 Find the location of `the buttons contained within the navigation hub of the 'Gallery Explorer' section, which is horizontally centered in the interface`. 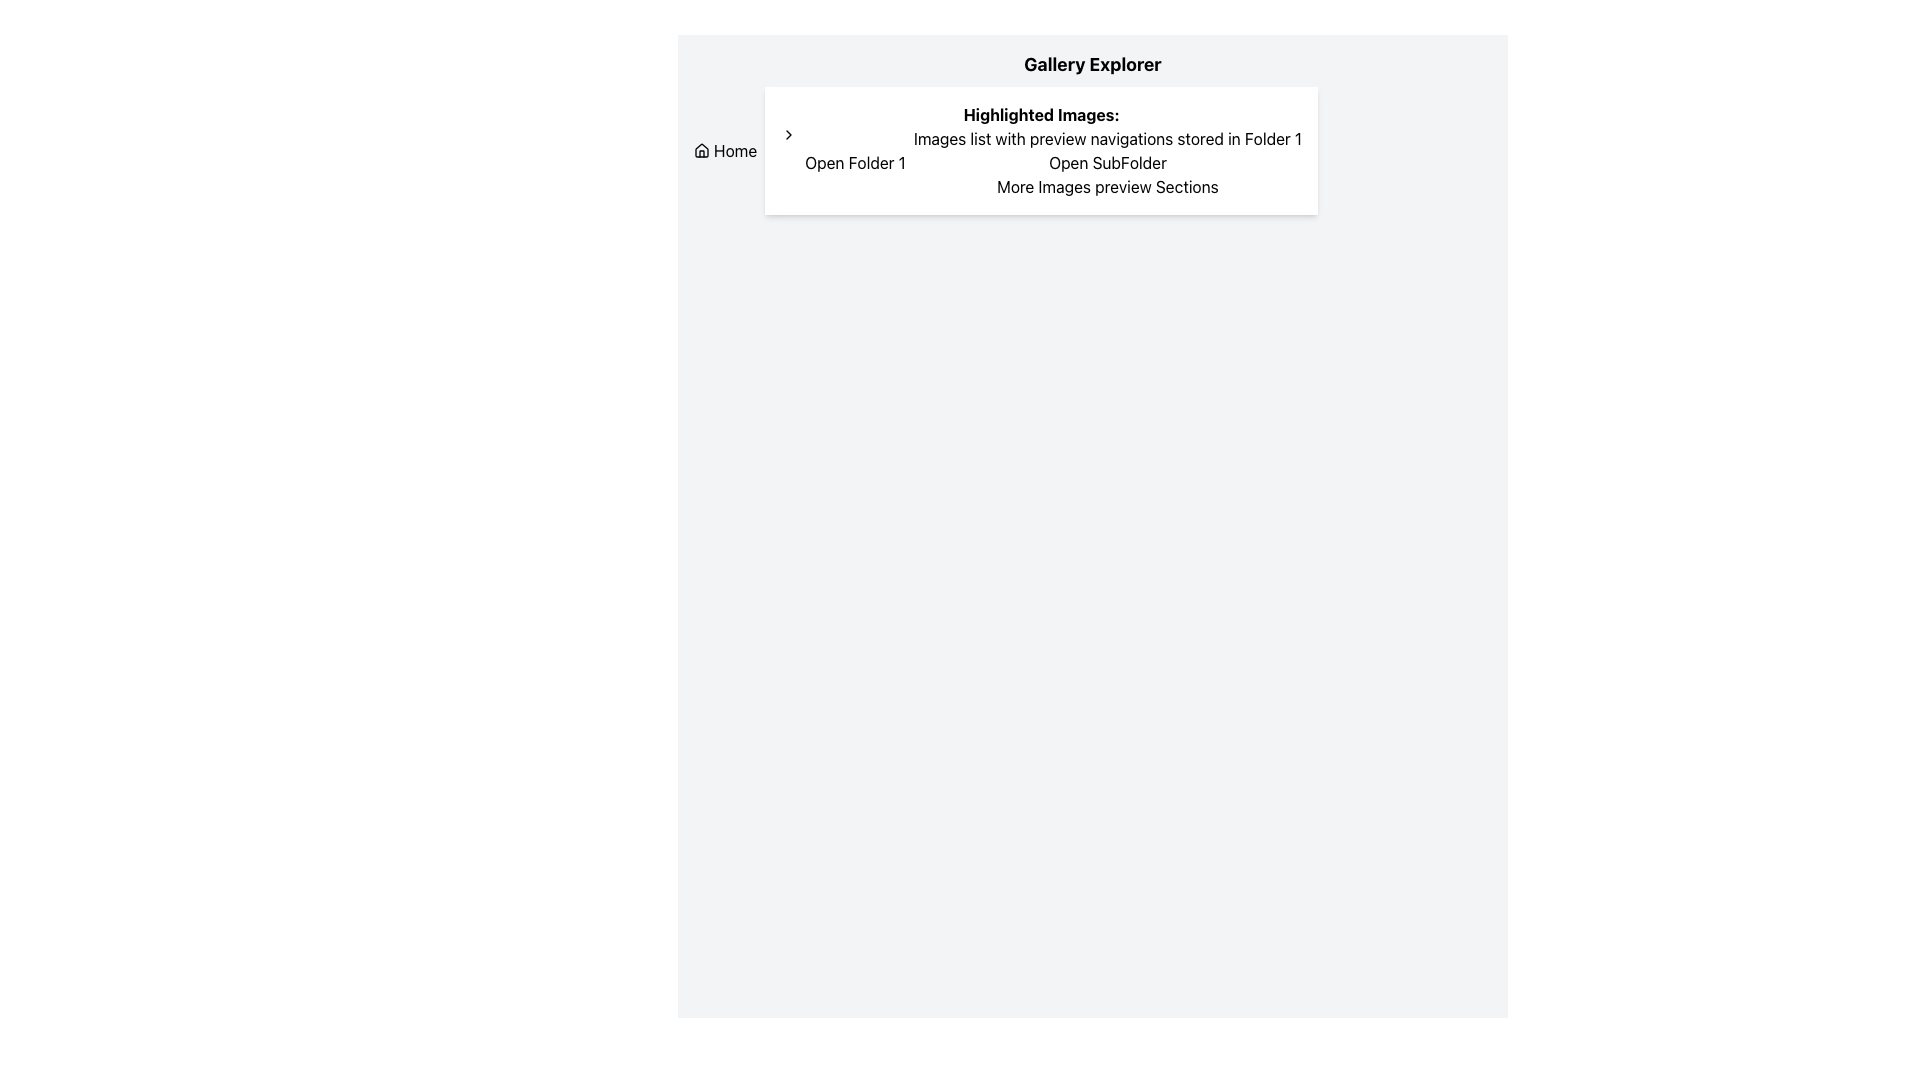

the buttons contained within the navigation hub of the 'Gallery Explorer' section, which is horizontally centered in the interface is located at coordinates (1092, 149).